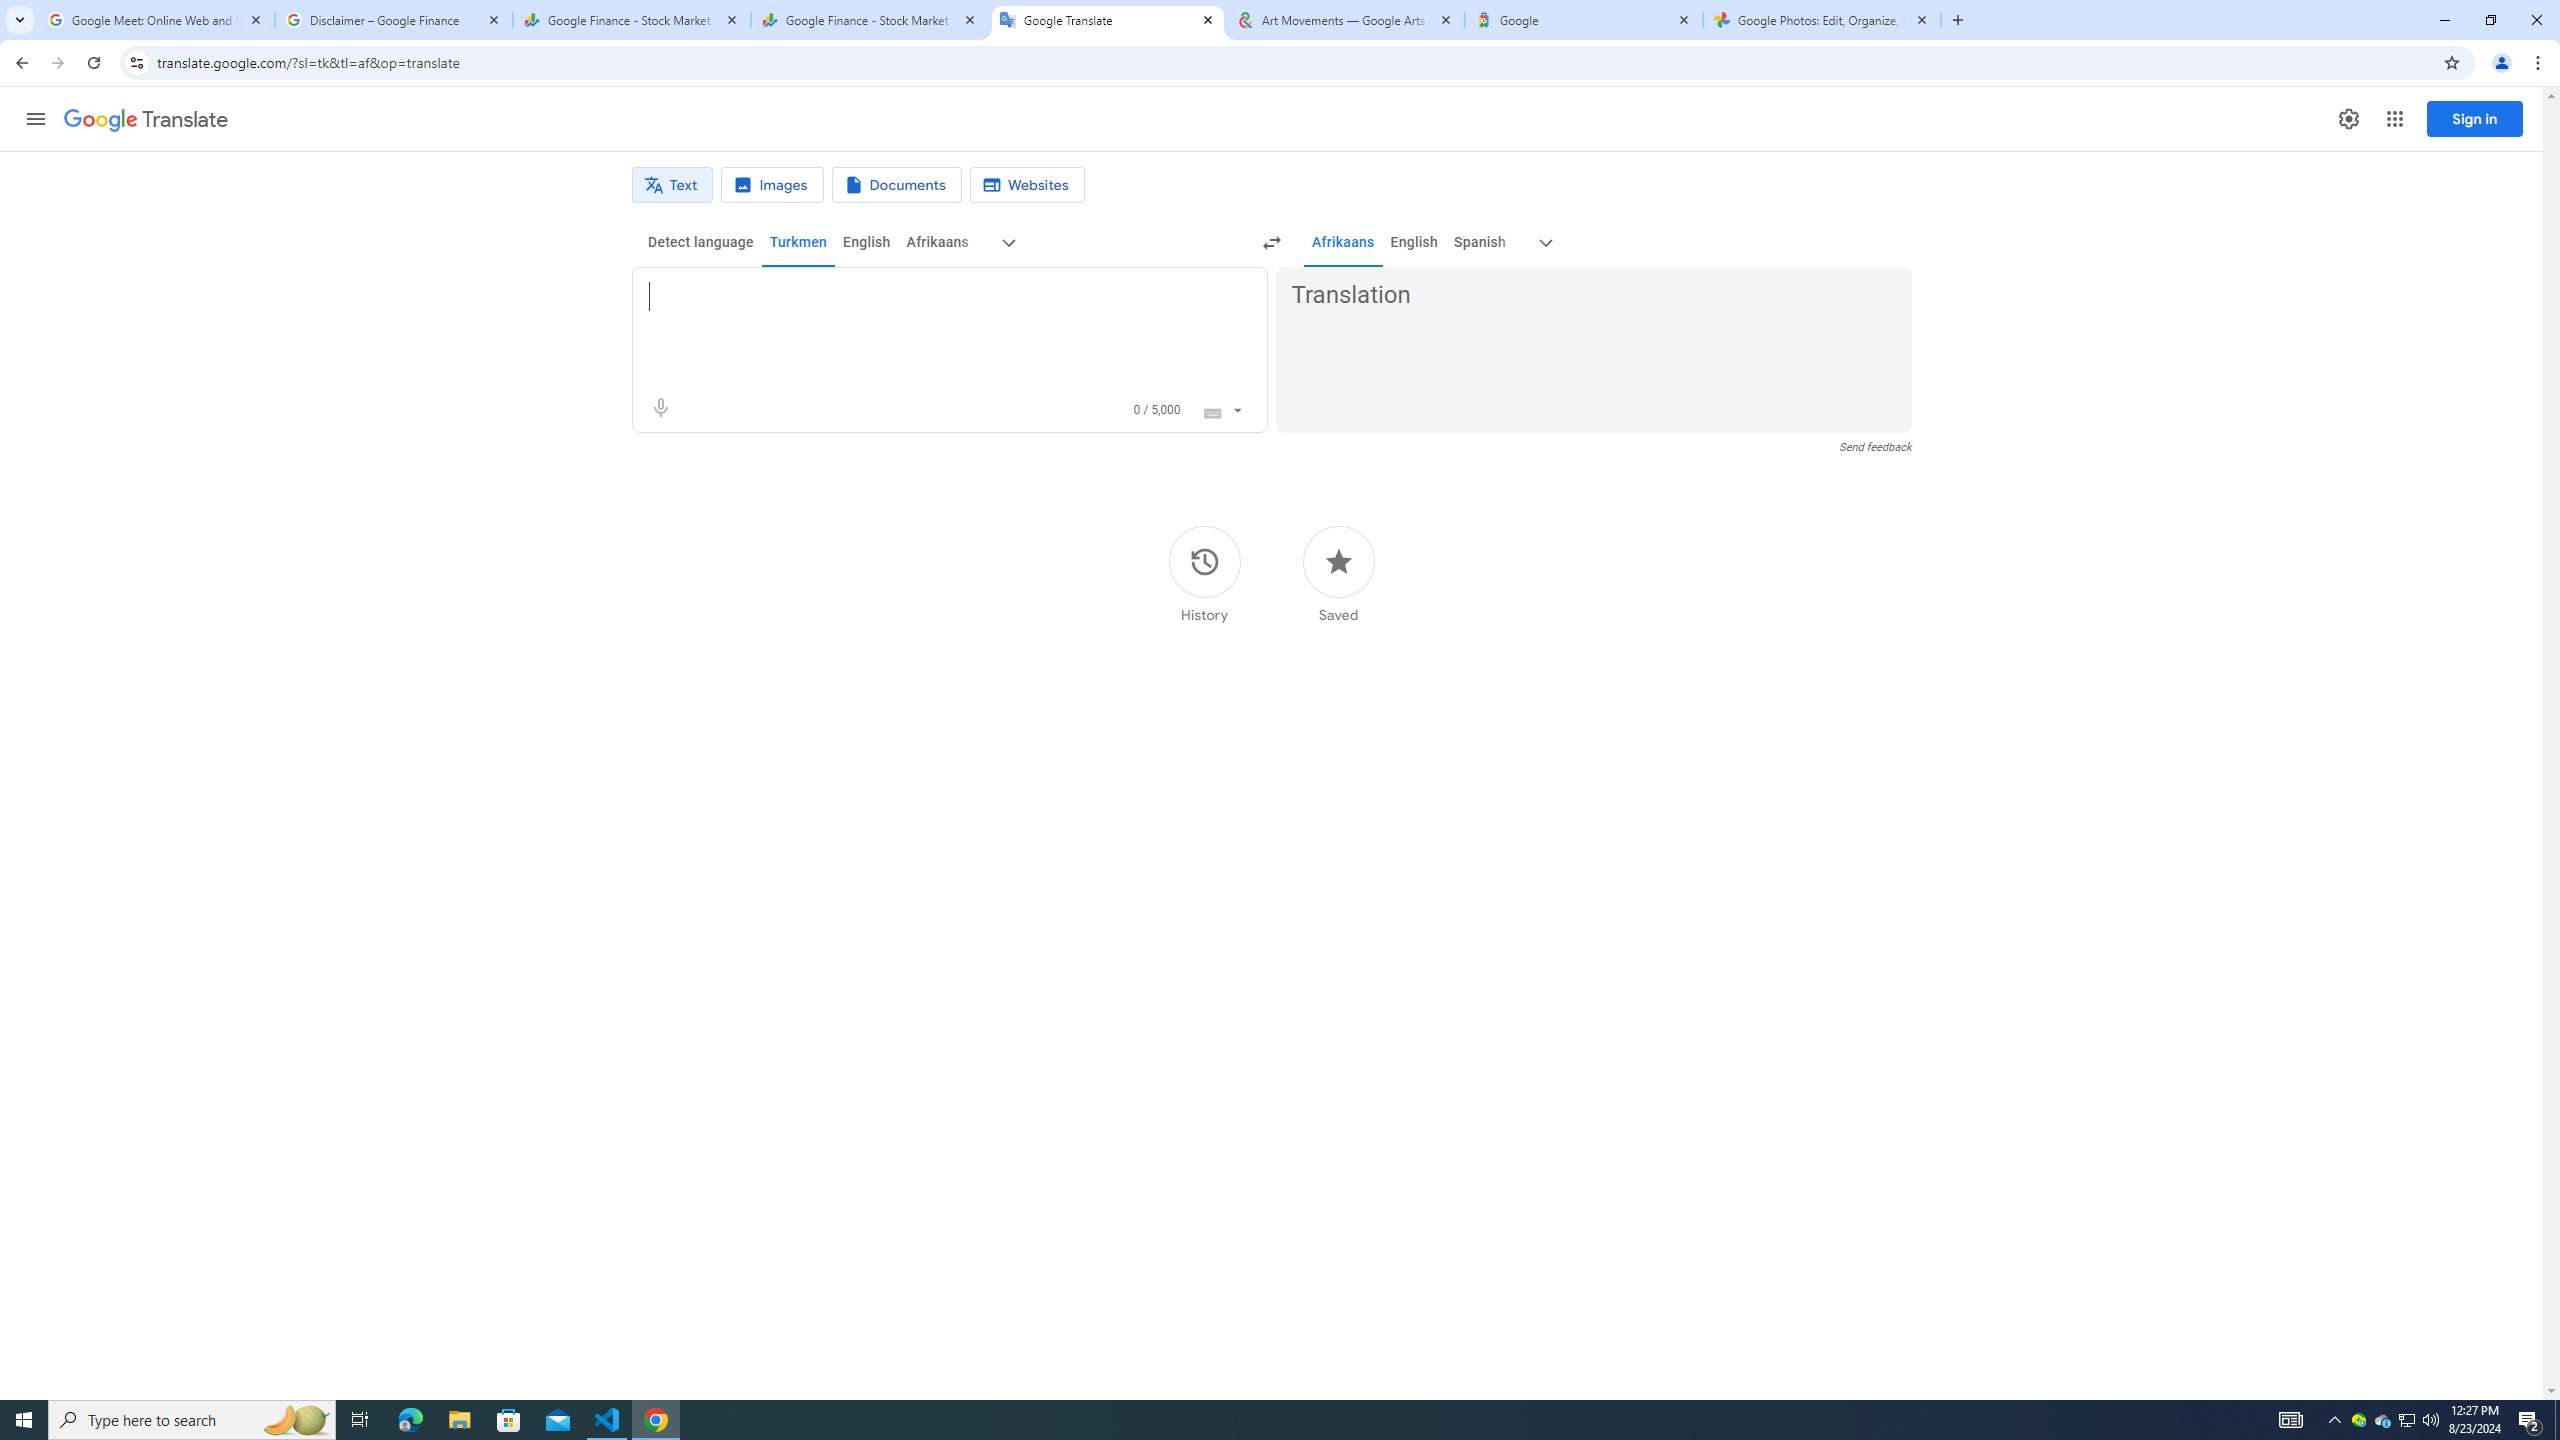  What do you see at coordinates (1875, 447) in the screenshot?
I see `'Send feedback'` at bounding box center [1875, 447].